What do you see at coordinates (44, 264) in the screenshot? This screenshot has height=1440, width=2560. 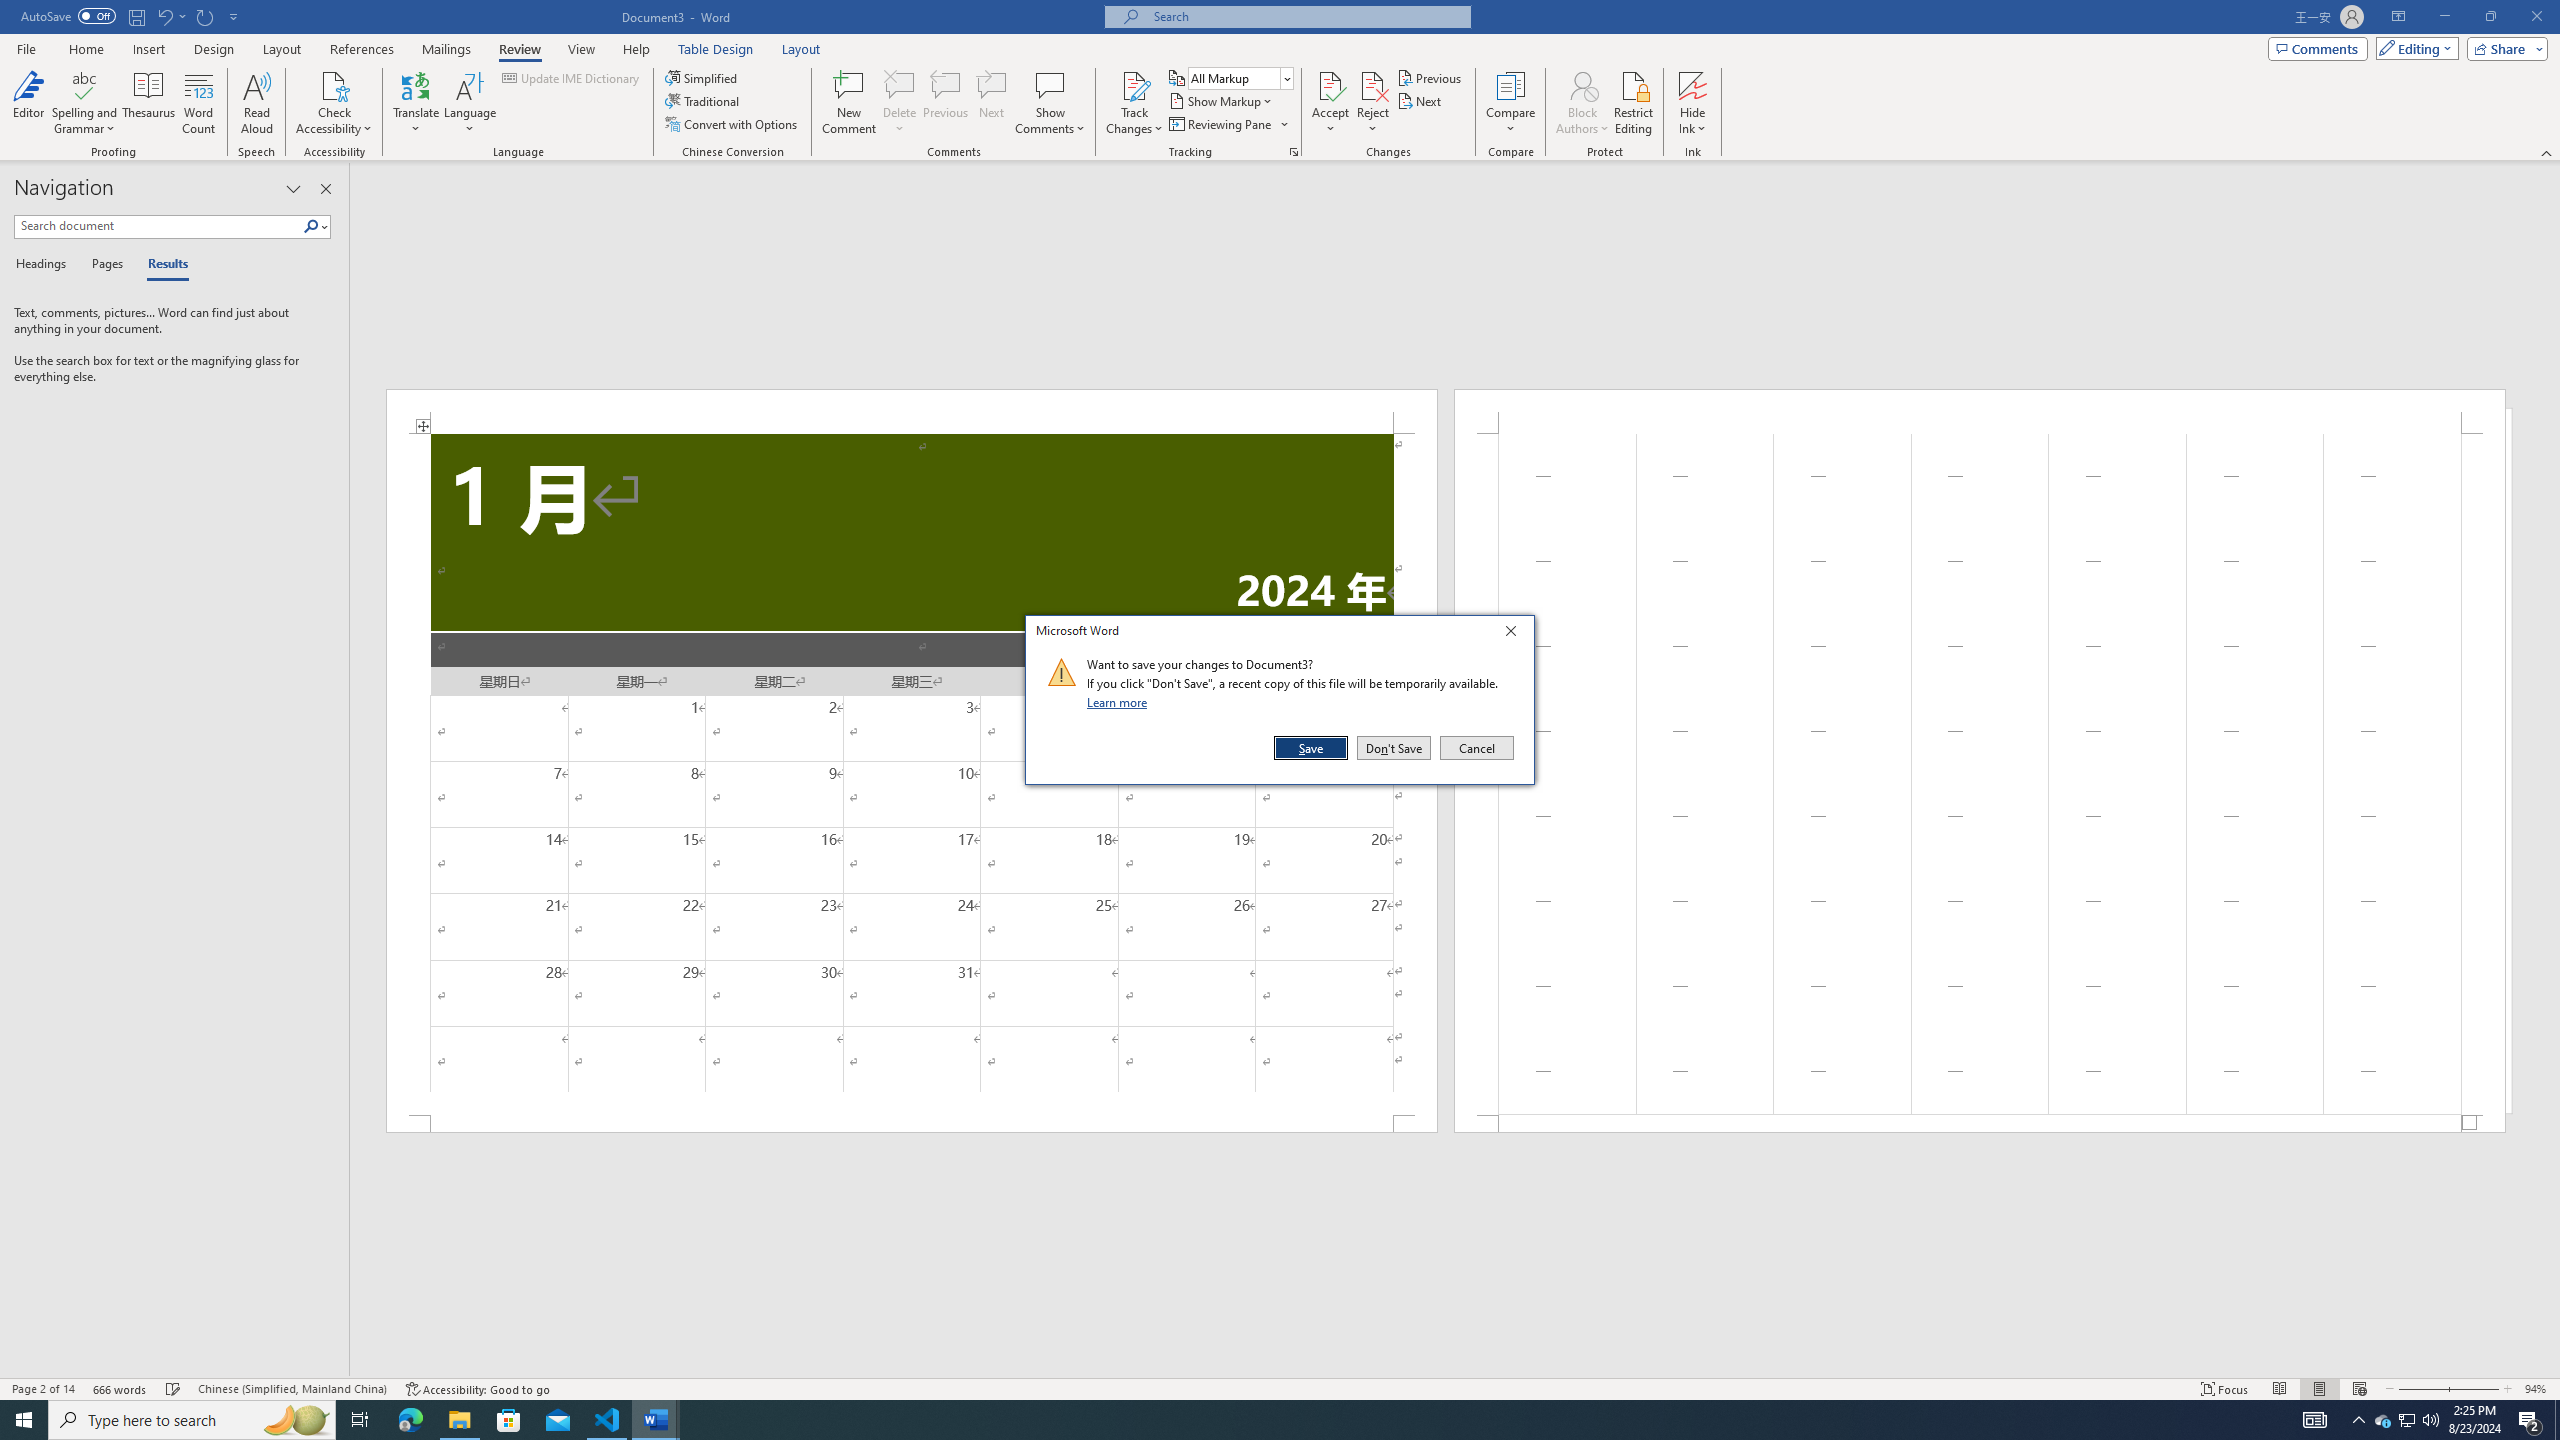 I see `'Headings'` at bounding box center [44, 264].